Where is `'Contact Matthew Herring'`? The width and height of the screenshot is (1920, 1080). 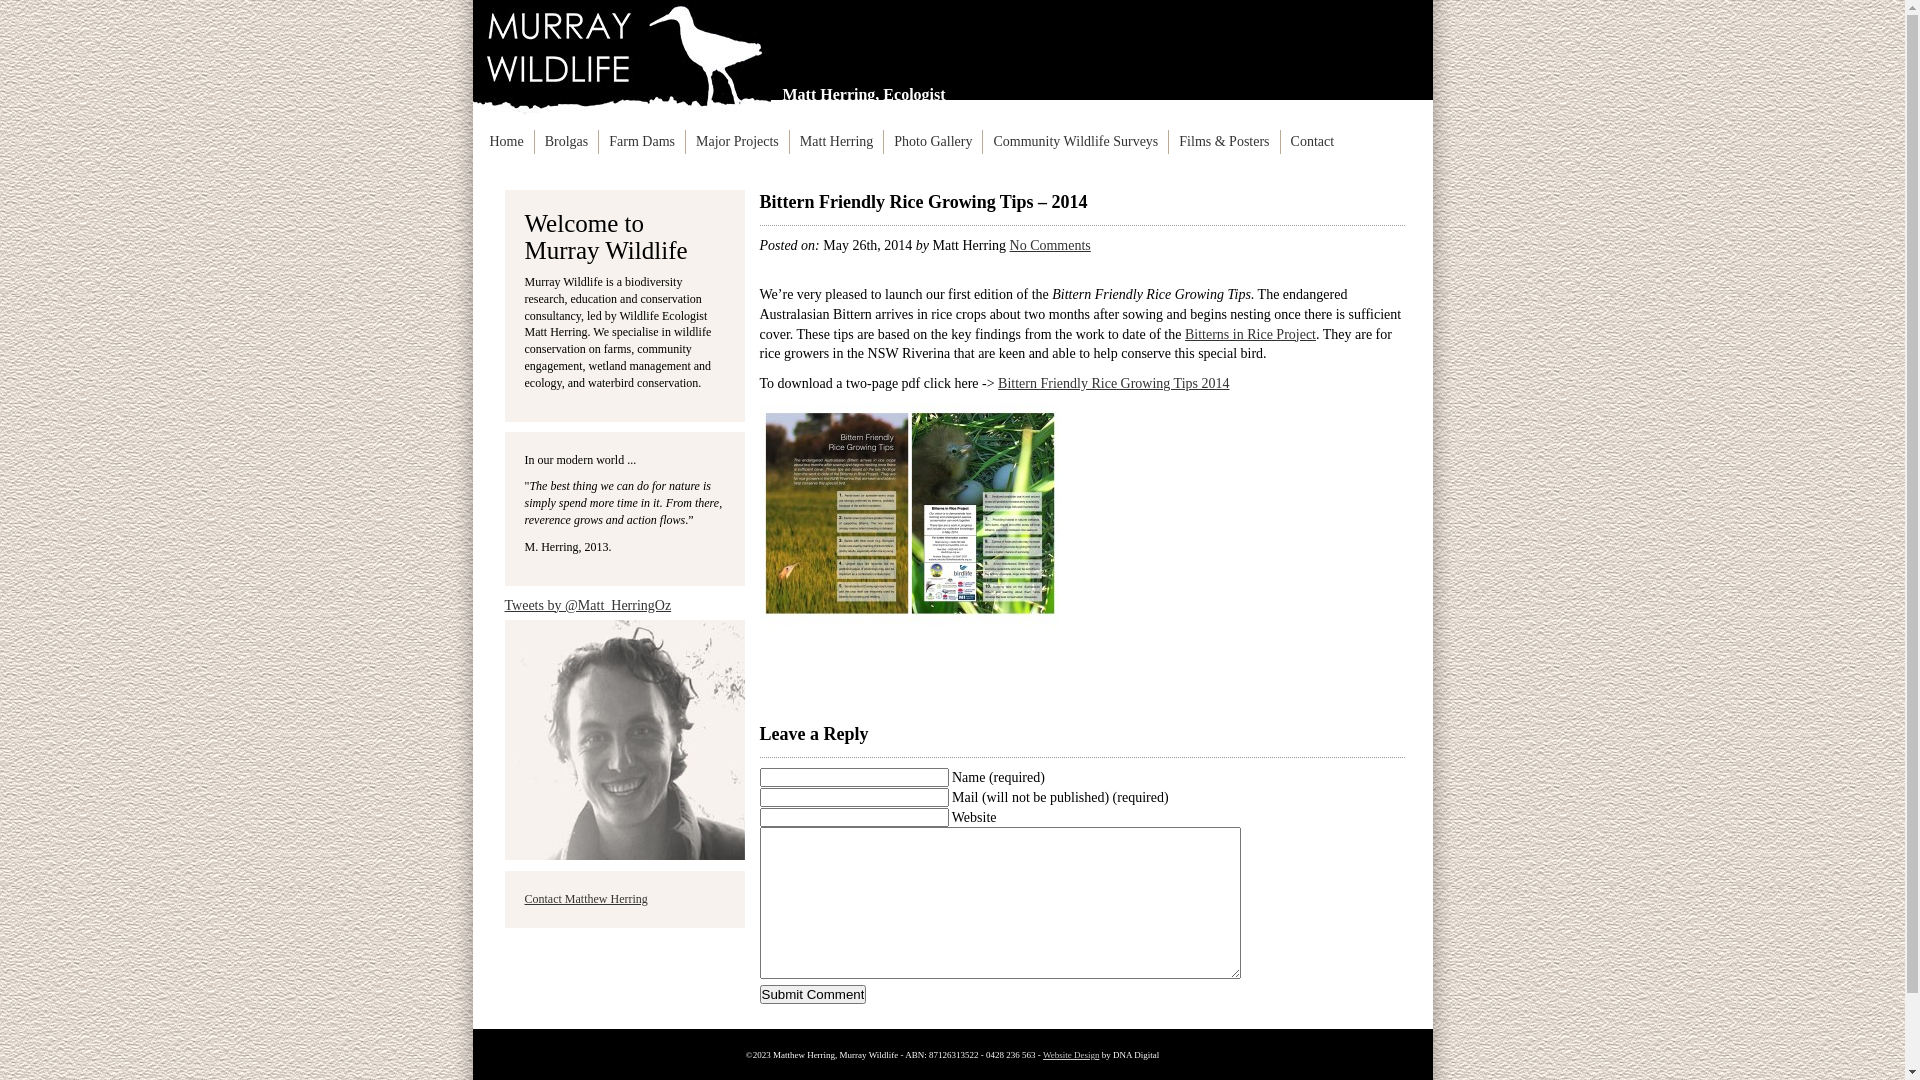 'Contact Matthew Herring' is located at coordinates (584, 897).